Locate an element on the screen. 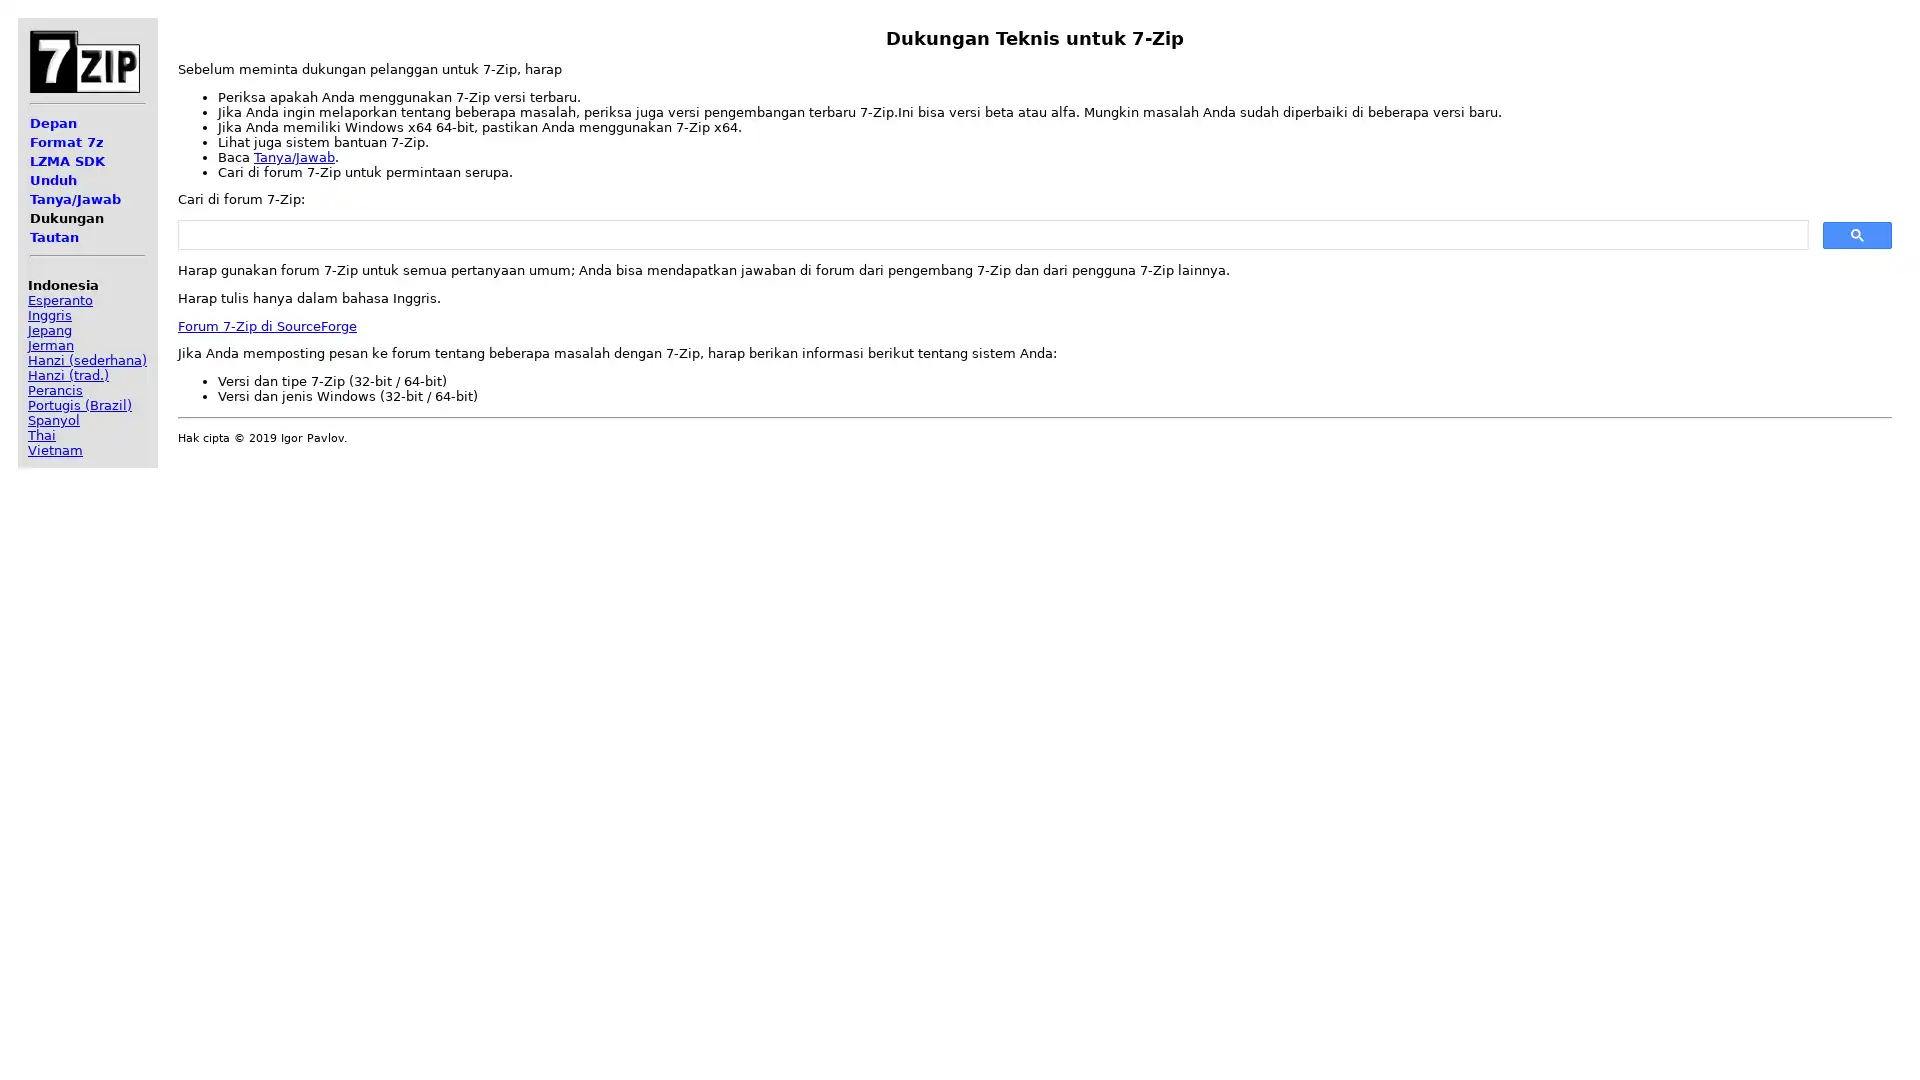 The height and width of the screenshot is (1080, 1920). search is located at coordinates (1856, 233).